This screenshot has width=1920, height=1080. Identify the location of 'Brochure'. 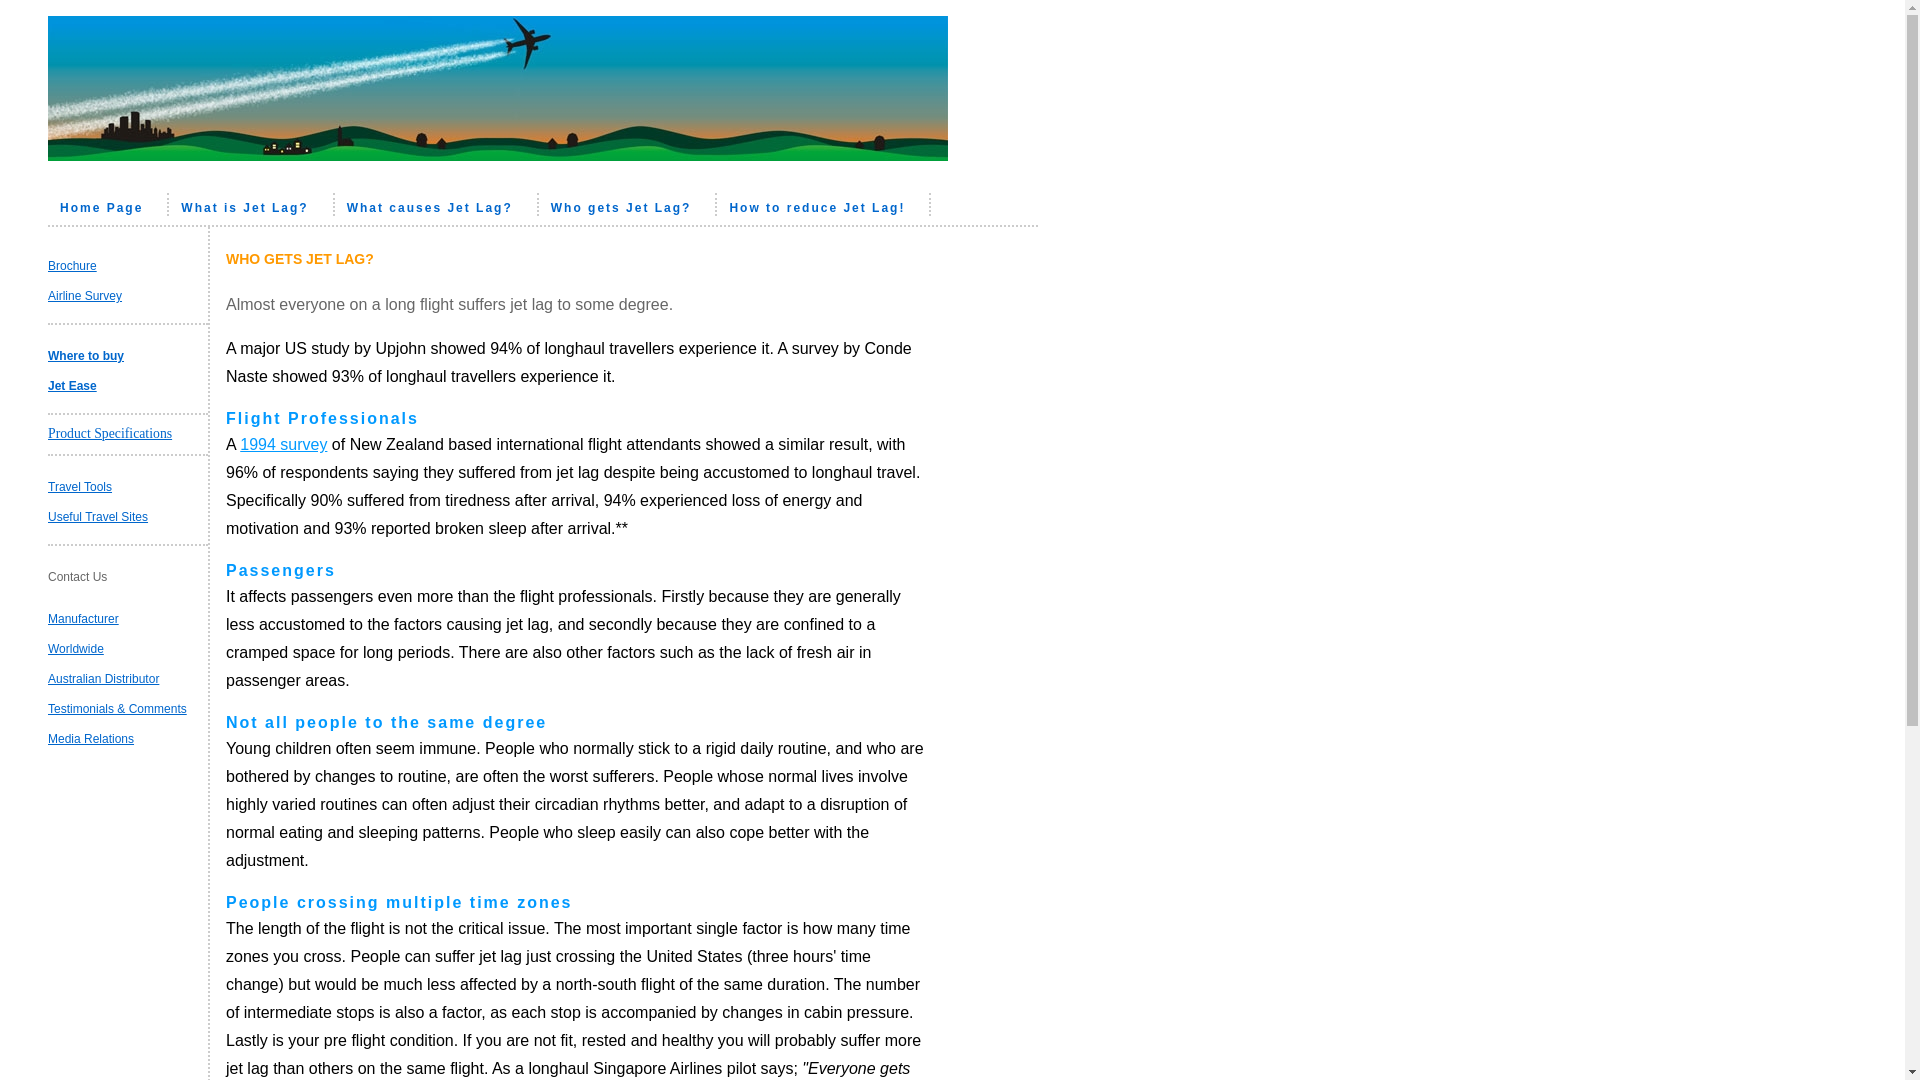
(72, 265).